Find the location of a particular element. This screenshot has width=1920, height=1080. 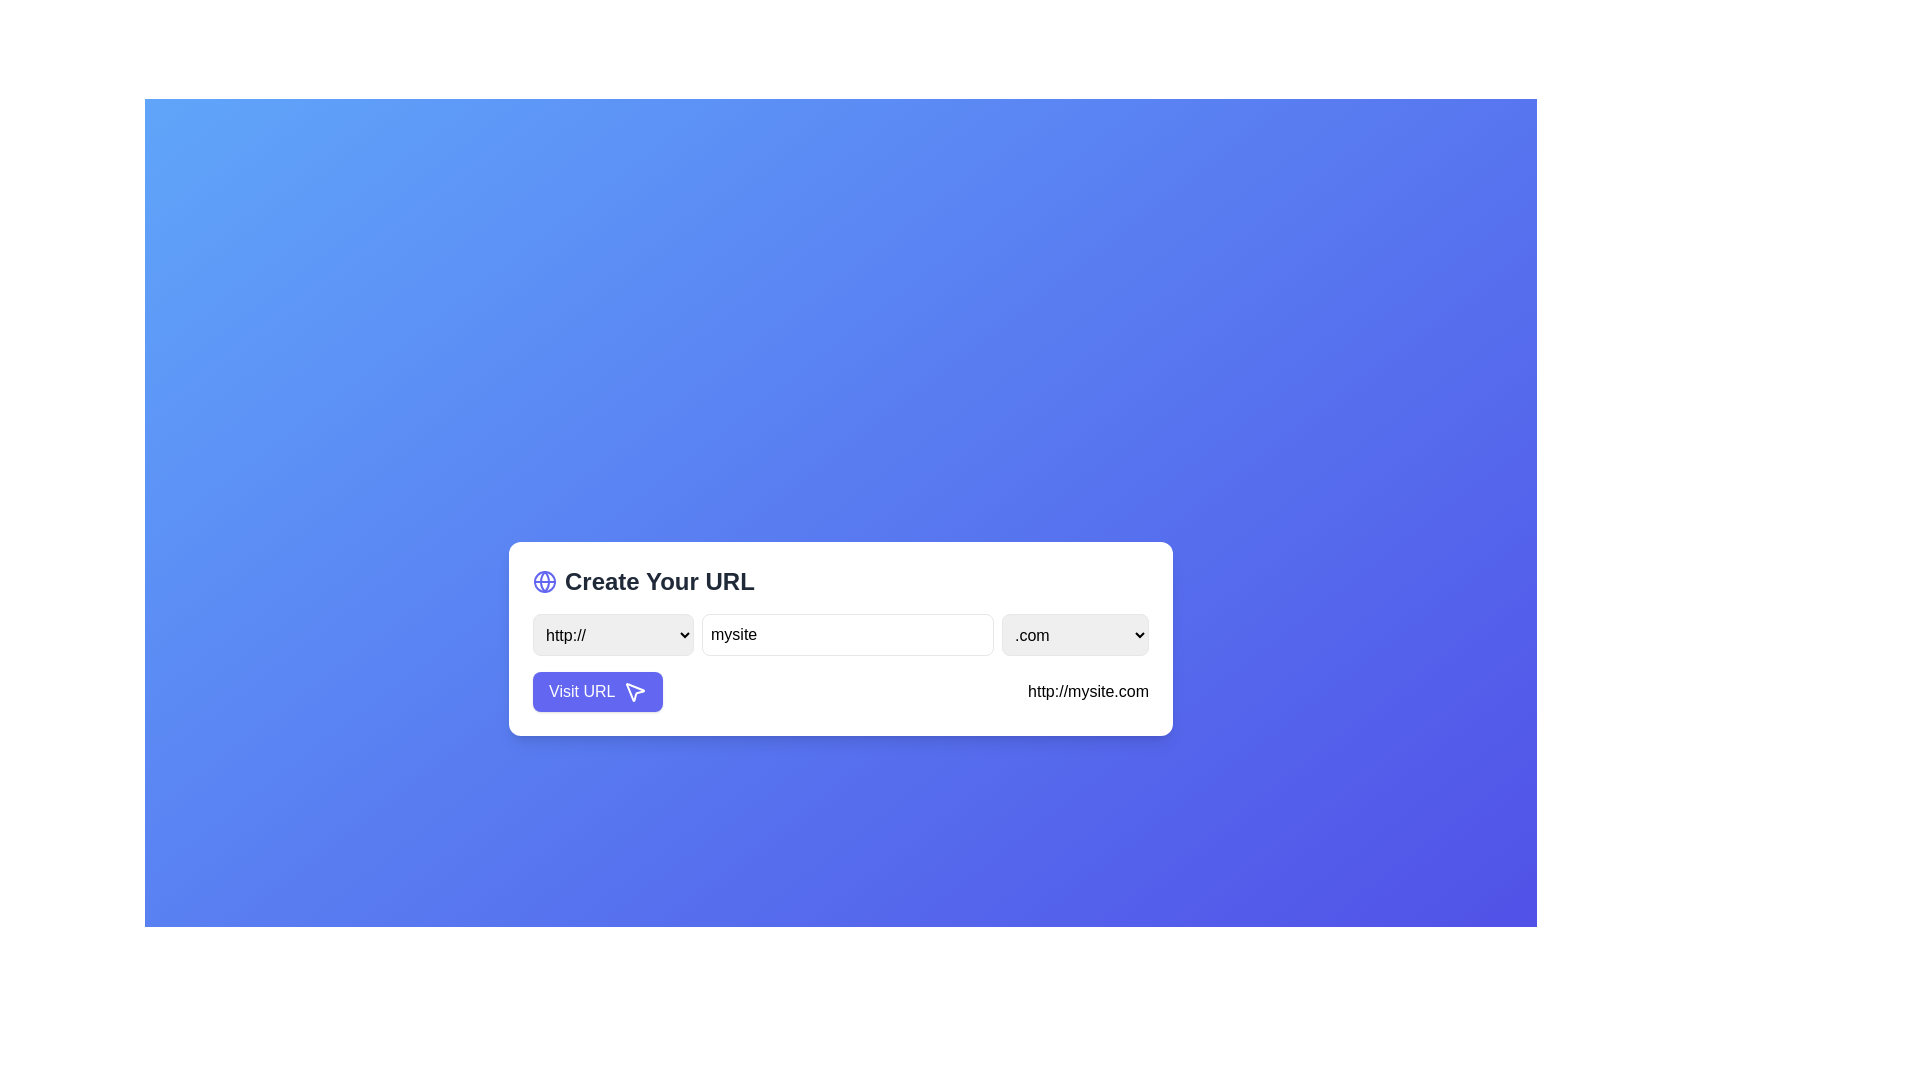

the SVG Circle element, which has an indigo-blue border and is located at the center of the globe icon, positioned to the left of the 'Create Your URL' label is located at coordinates (545, 582).